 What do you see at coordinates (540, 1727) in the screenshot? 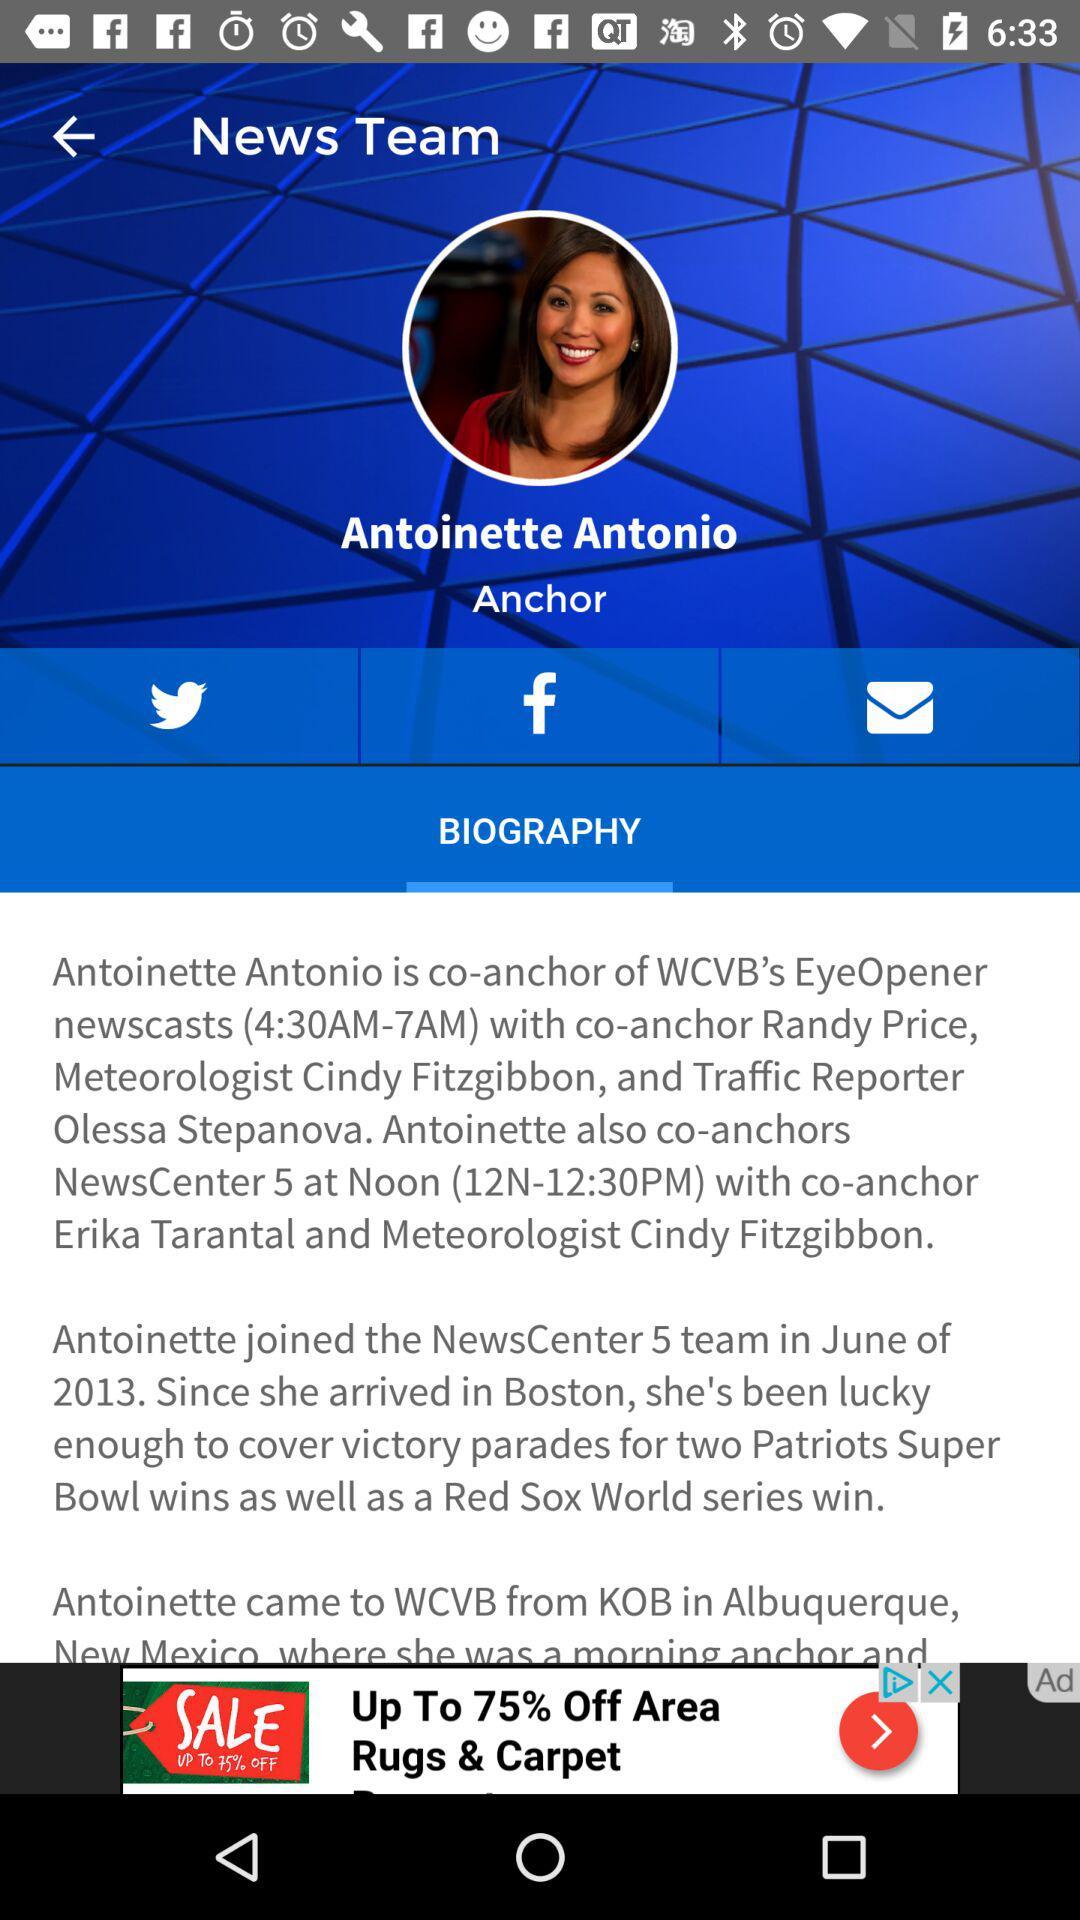
I see `advertising` at bounding box center [540, 1727].